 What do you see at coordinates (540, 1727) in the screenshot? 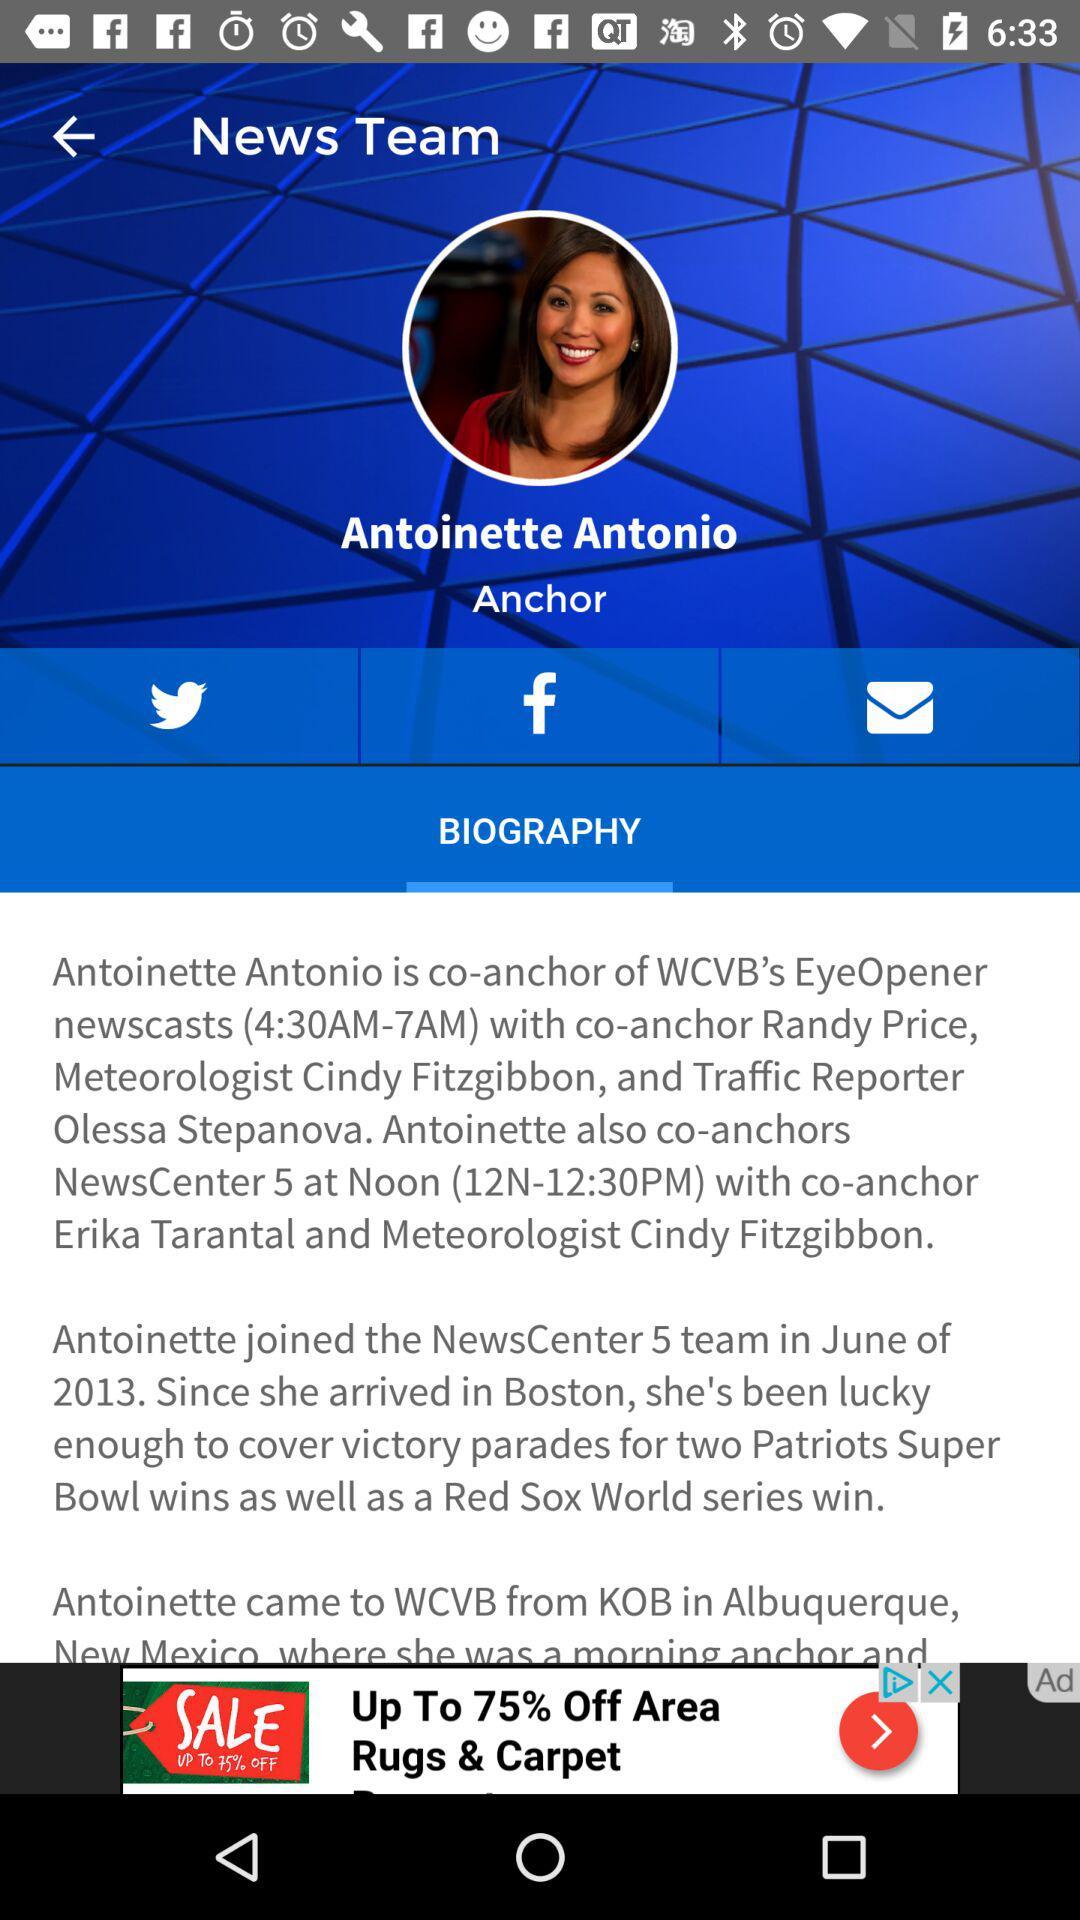
I see `advertising` at bounding box center [540, 1727].